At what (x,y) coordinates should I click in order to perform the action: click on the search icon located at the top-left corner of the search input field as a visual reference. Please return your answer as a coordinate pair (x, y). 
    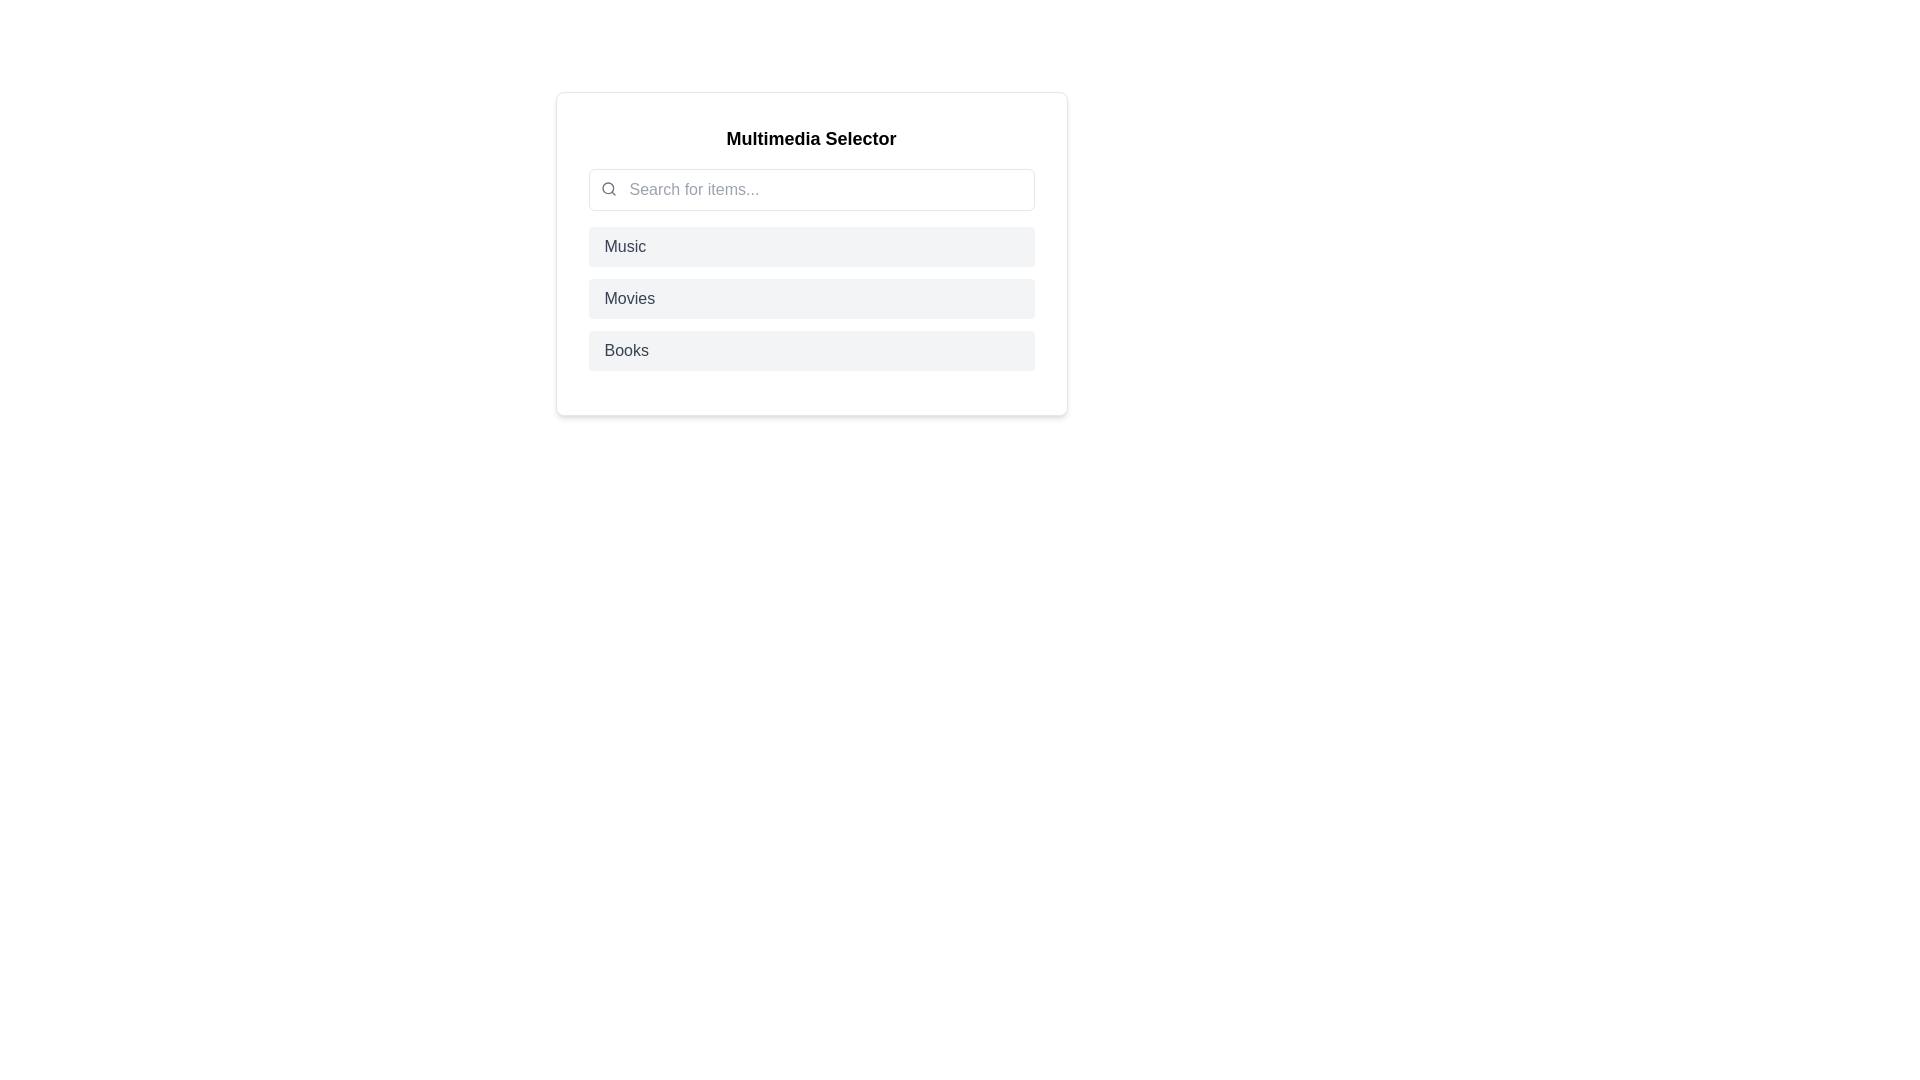
    Looking at the image, I should click on (607, 189).